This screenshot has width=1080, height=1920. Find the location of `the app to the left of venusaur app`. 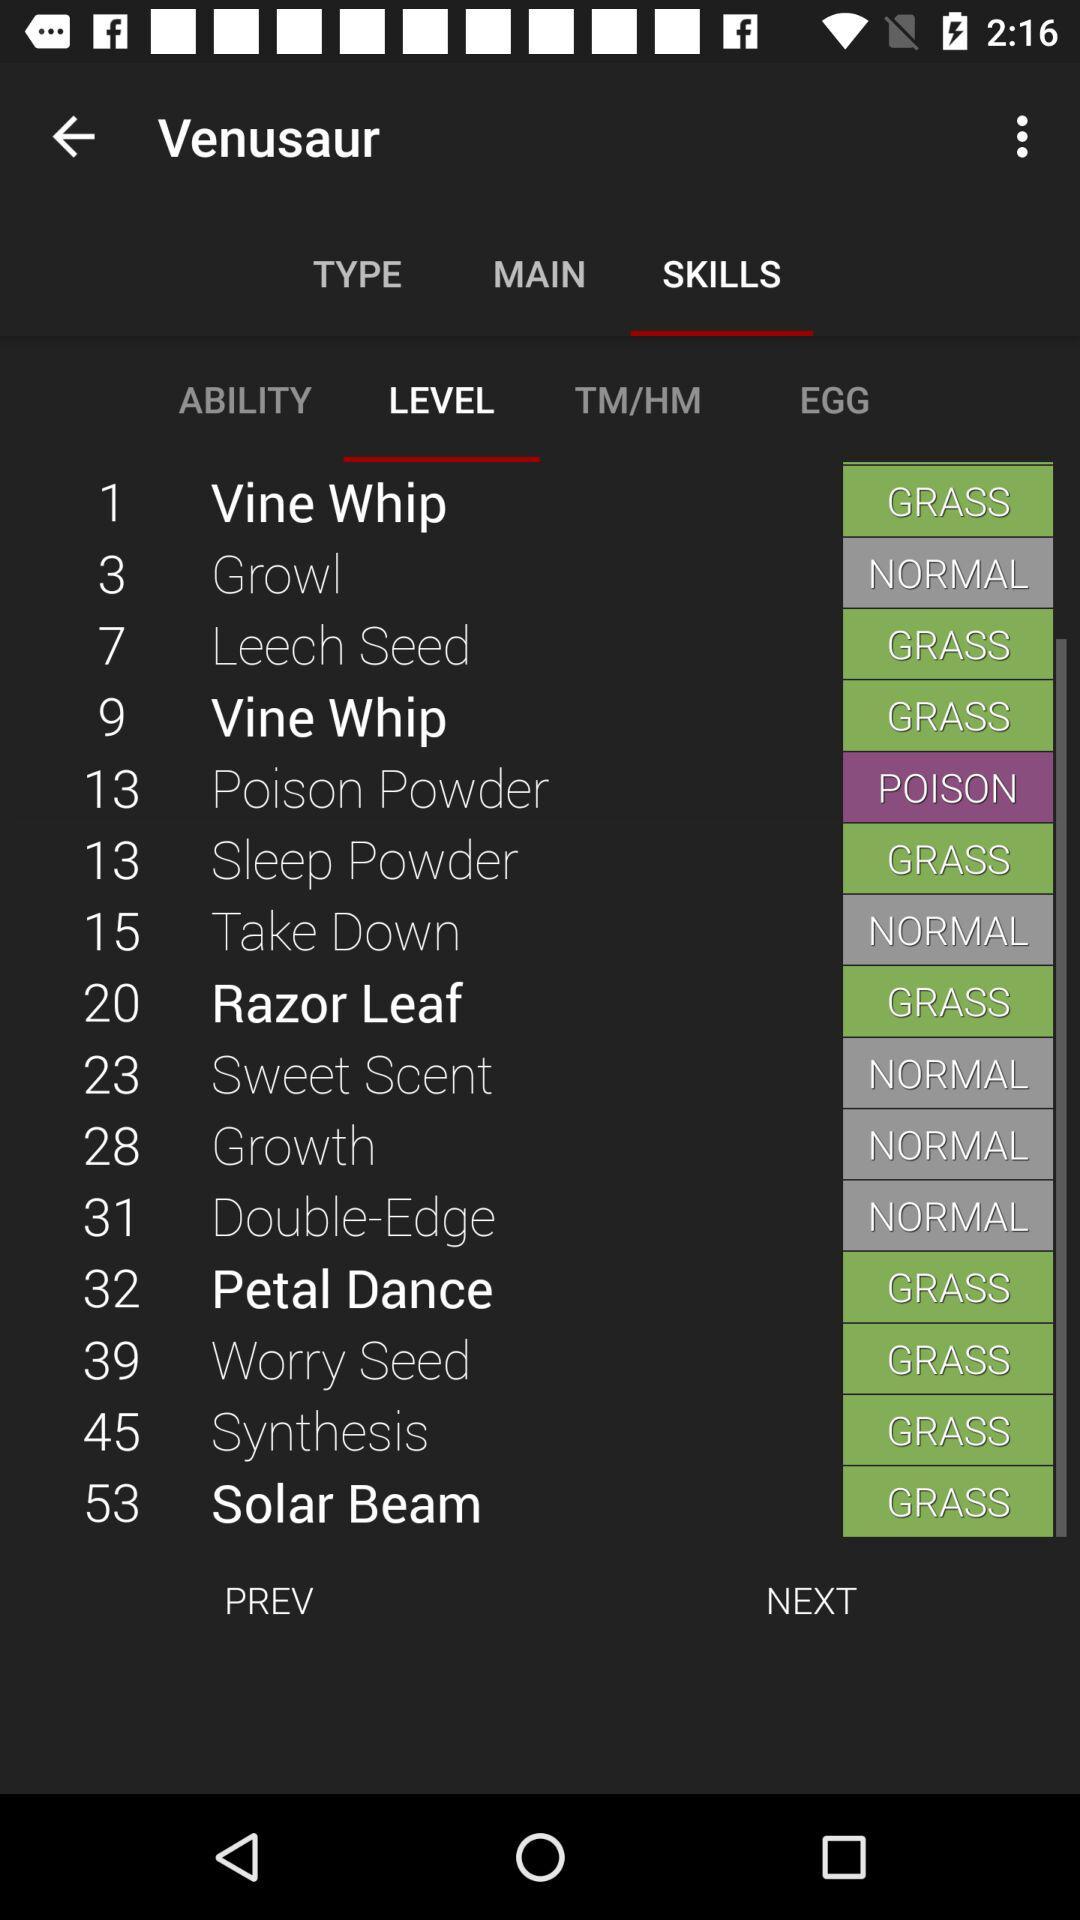

the app to the left of venusaur app is located at coordinates (72, 135).